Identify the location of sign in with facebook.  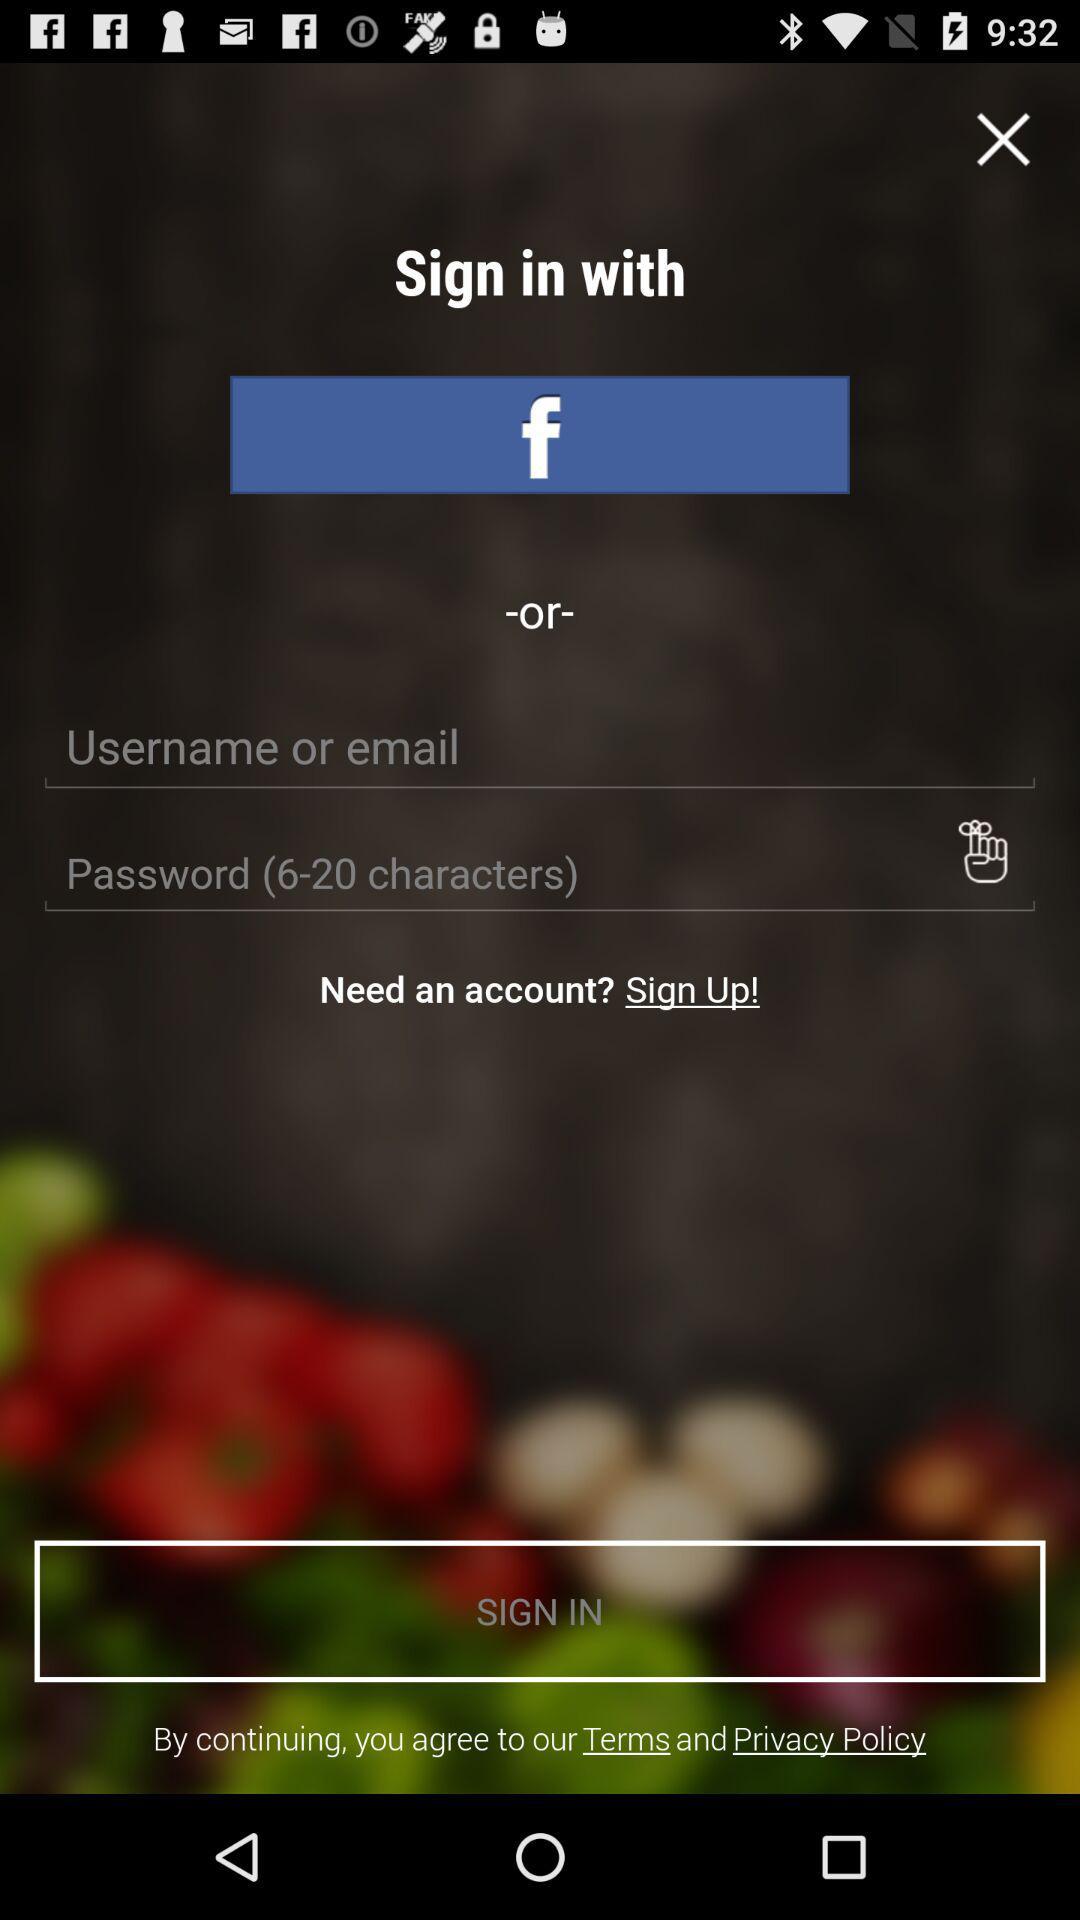
(540, 434).